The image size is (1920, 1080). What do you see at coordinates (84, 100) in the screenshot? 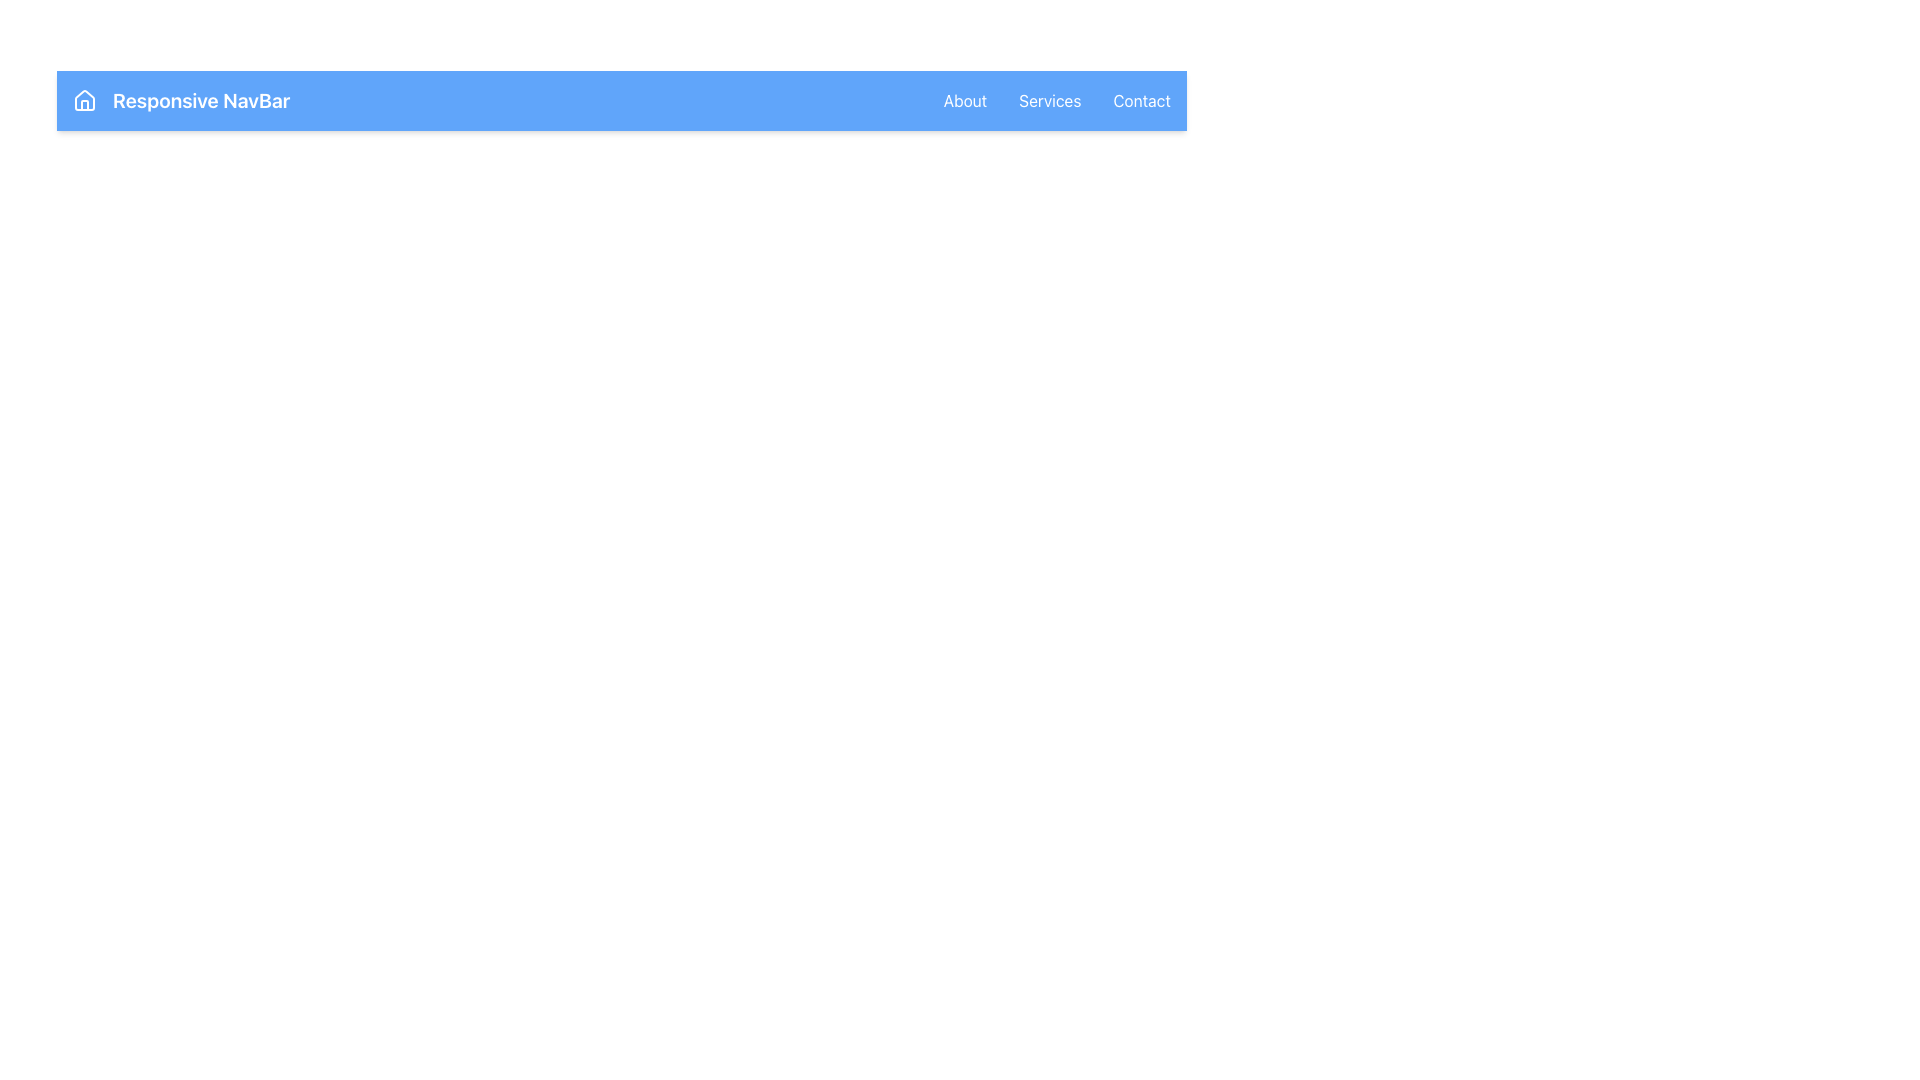
I see `the 'home' icon` at bounding box center [84, 100].